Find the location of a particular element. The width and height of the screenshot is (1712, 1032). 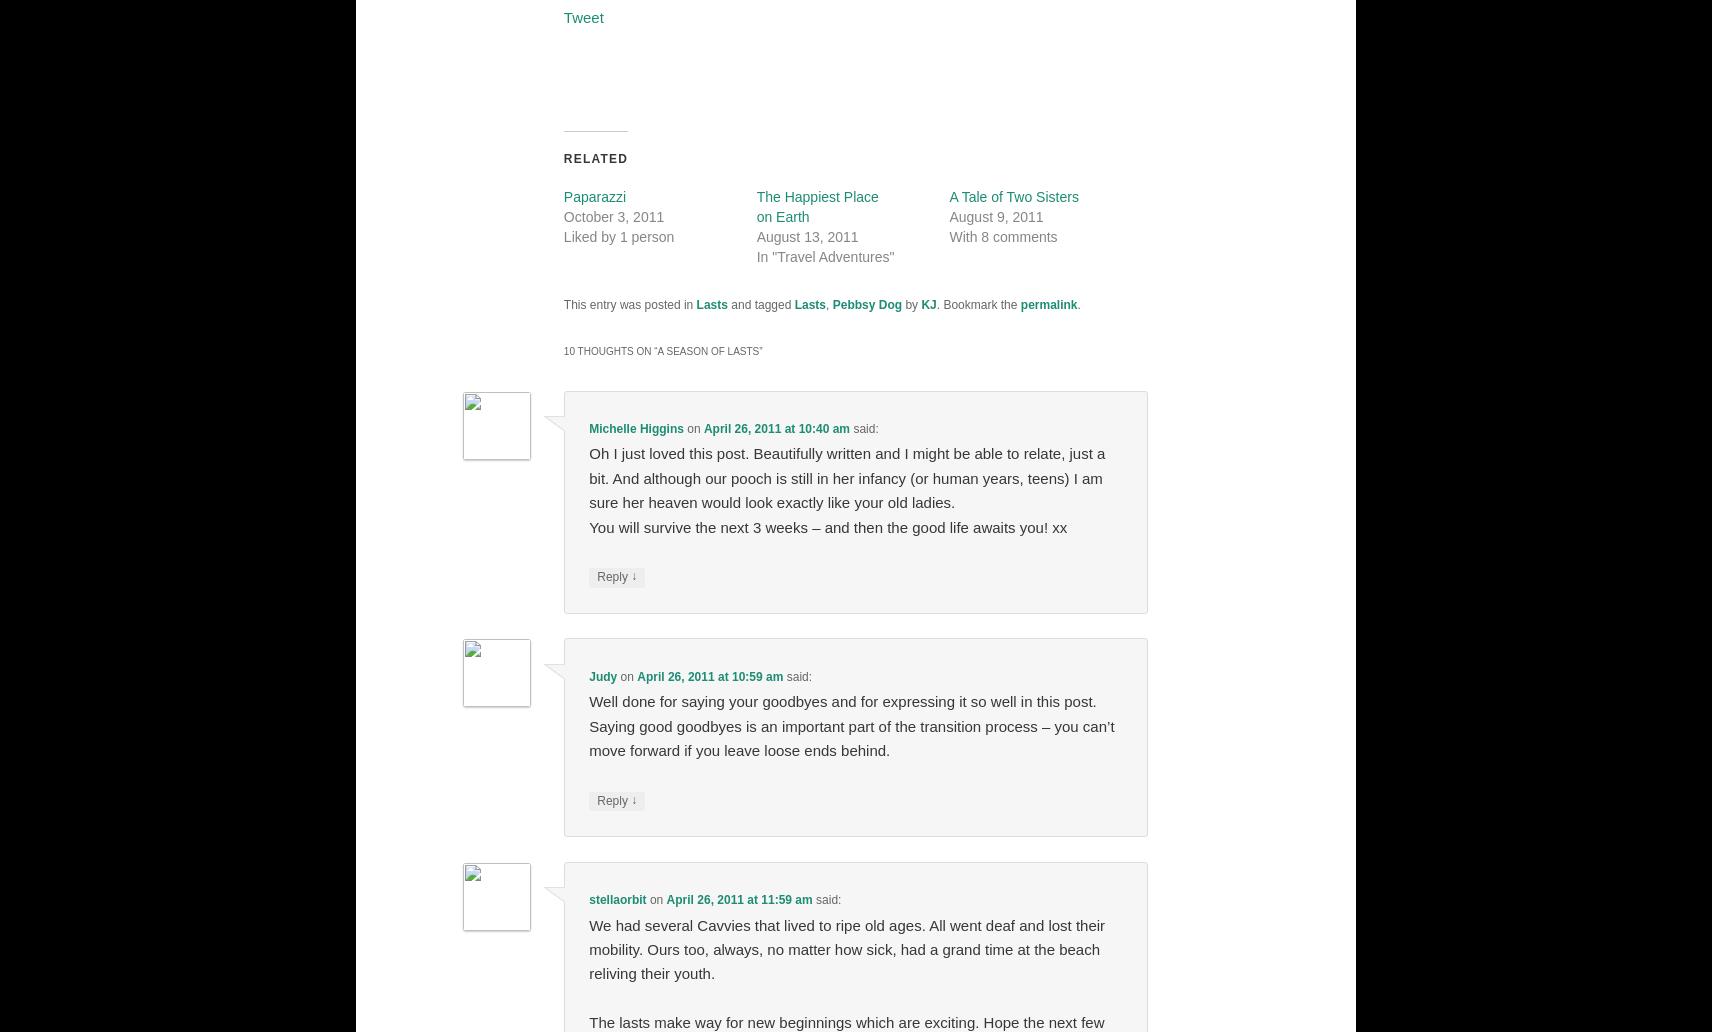

'and tagged' is located at coordinates (760, 304).